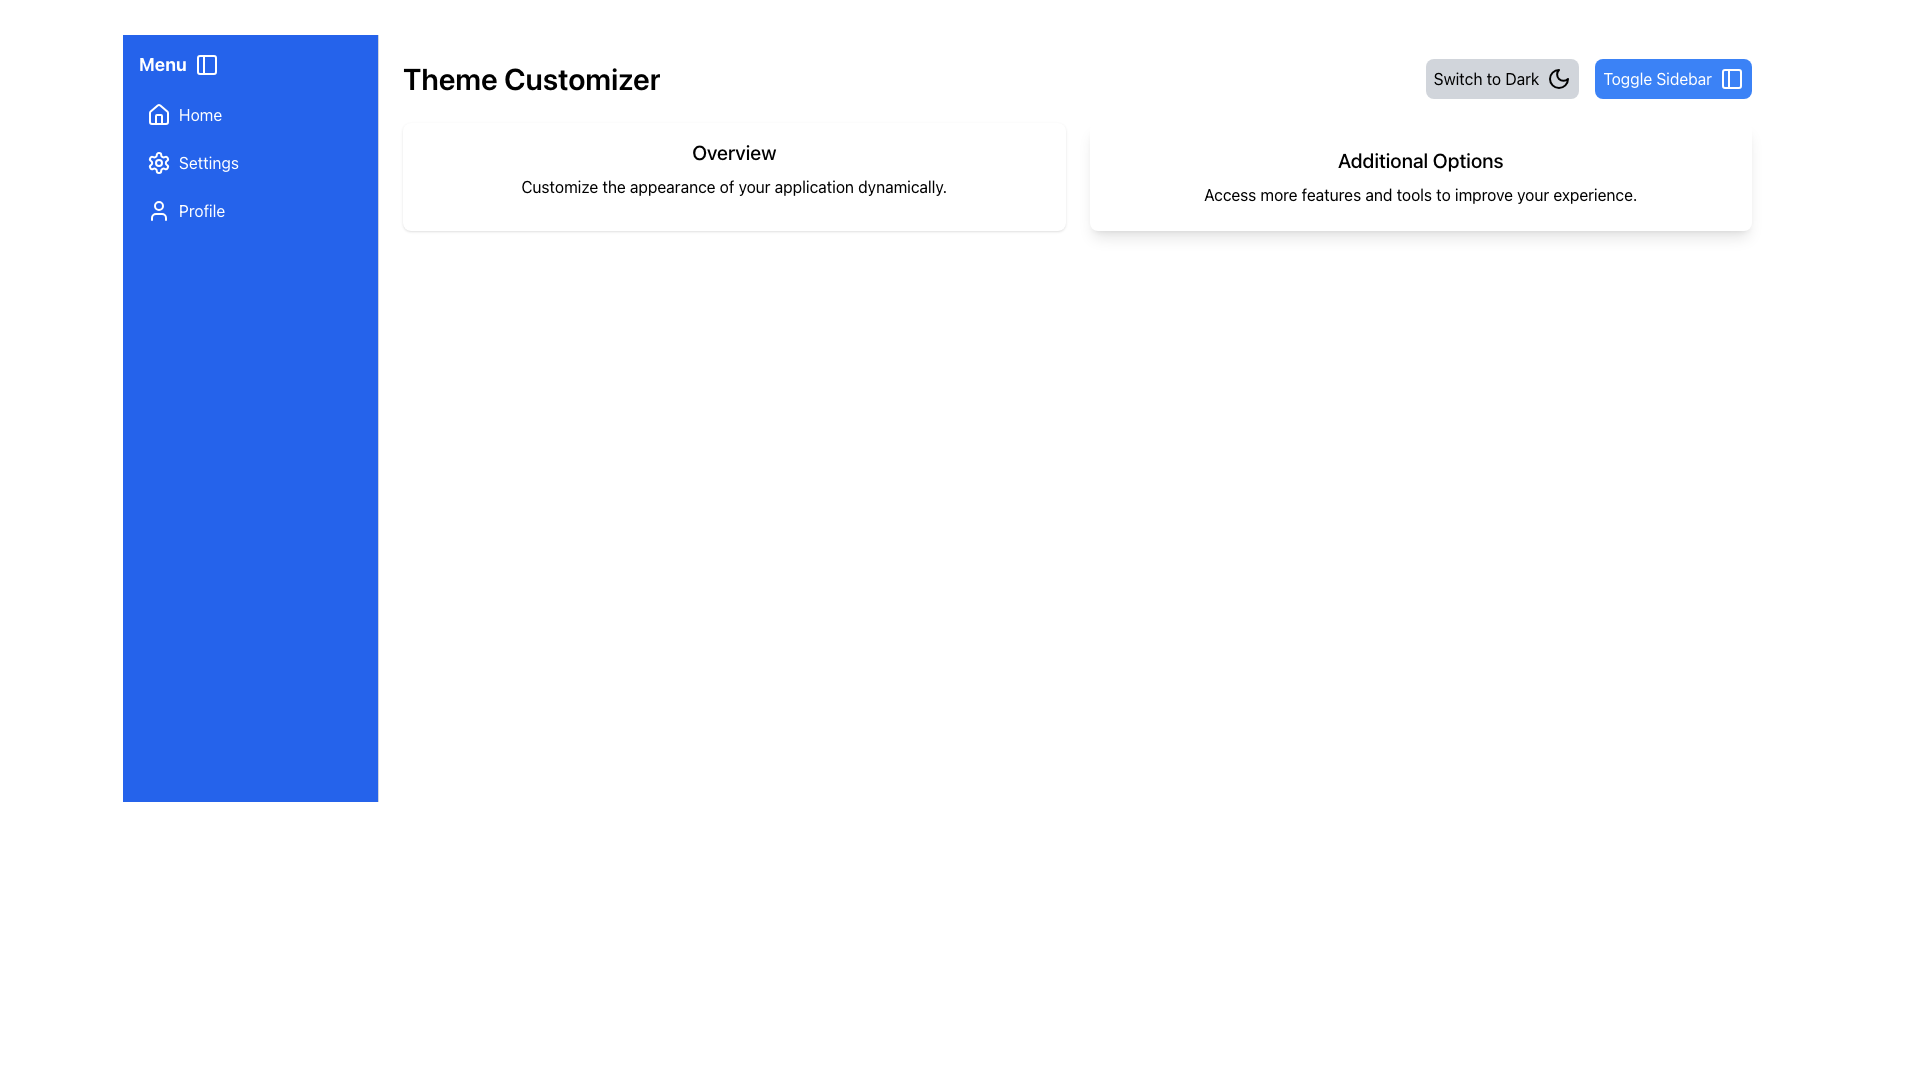  I want to click on the 'Home' button in the sidebar menu, so click(249, 115).